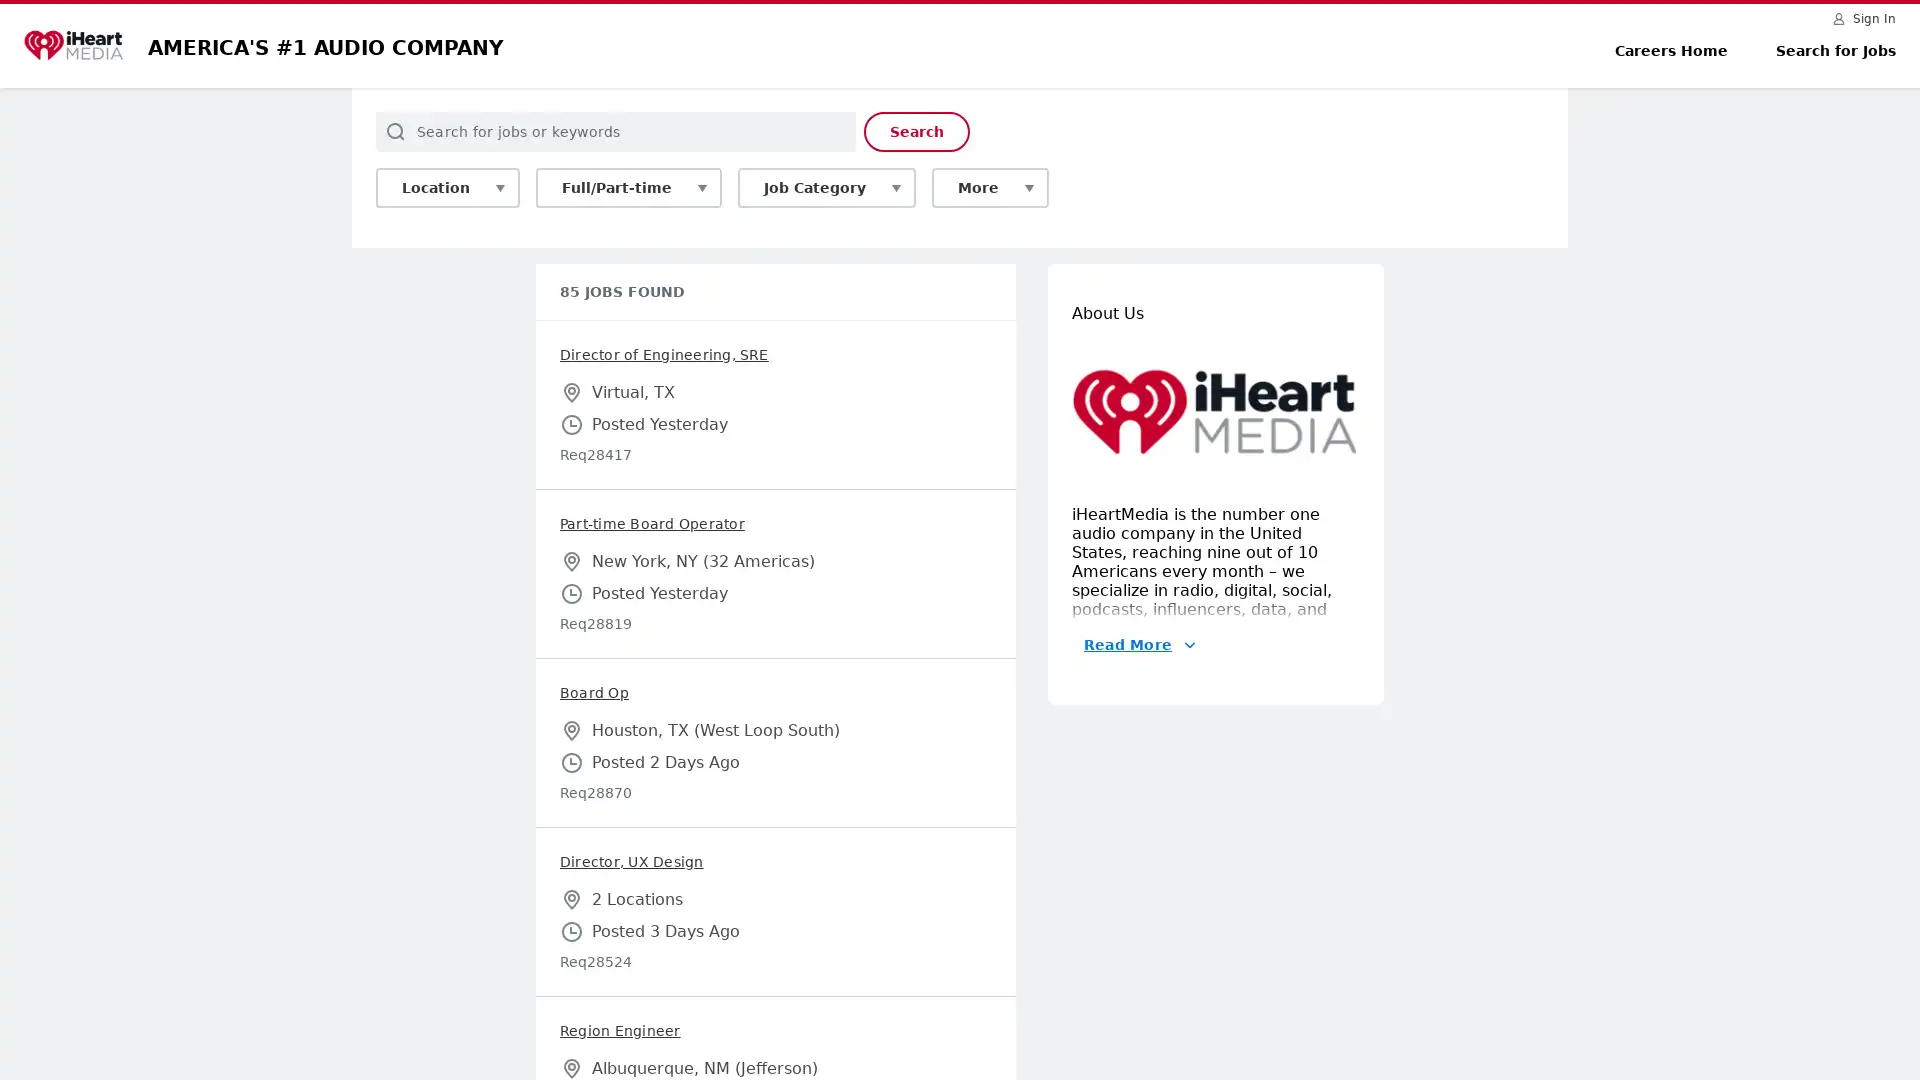 The height and width of the screenshot is (1080, 1920). I want to click on More, so click(936, 558).